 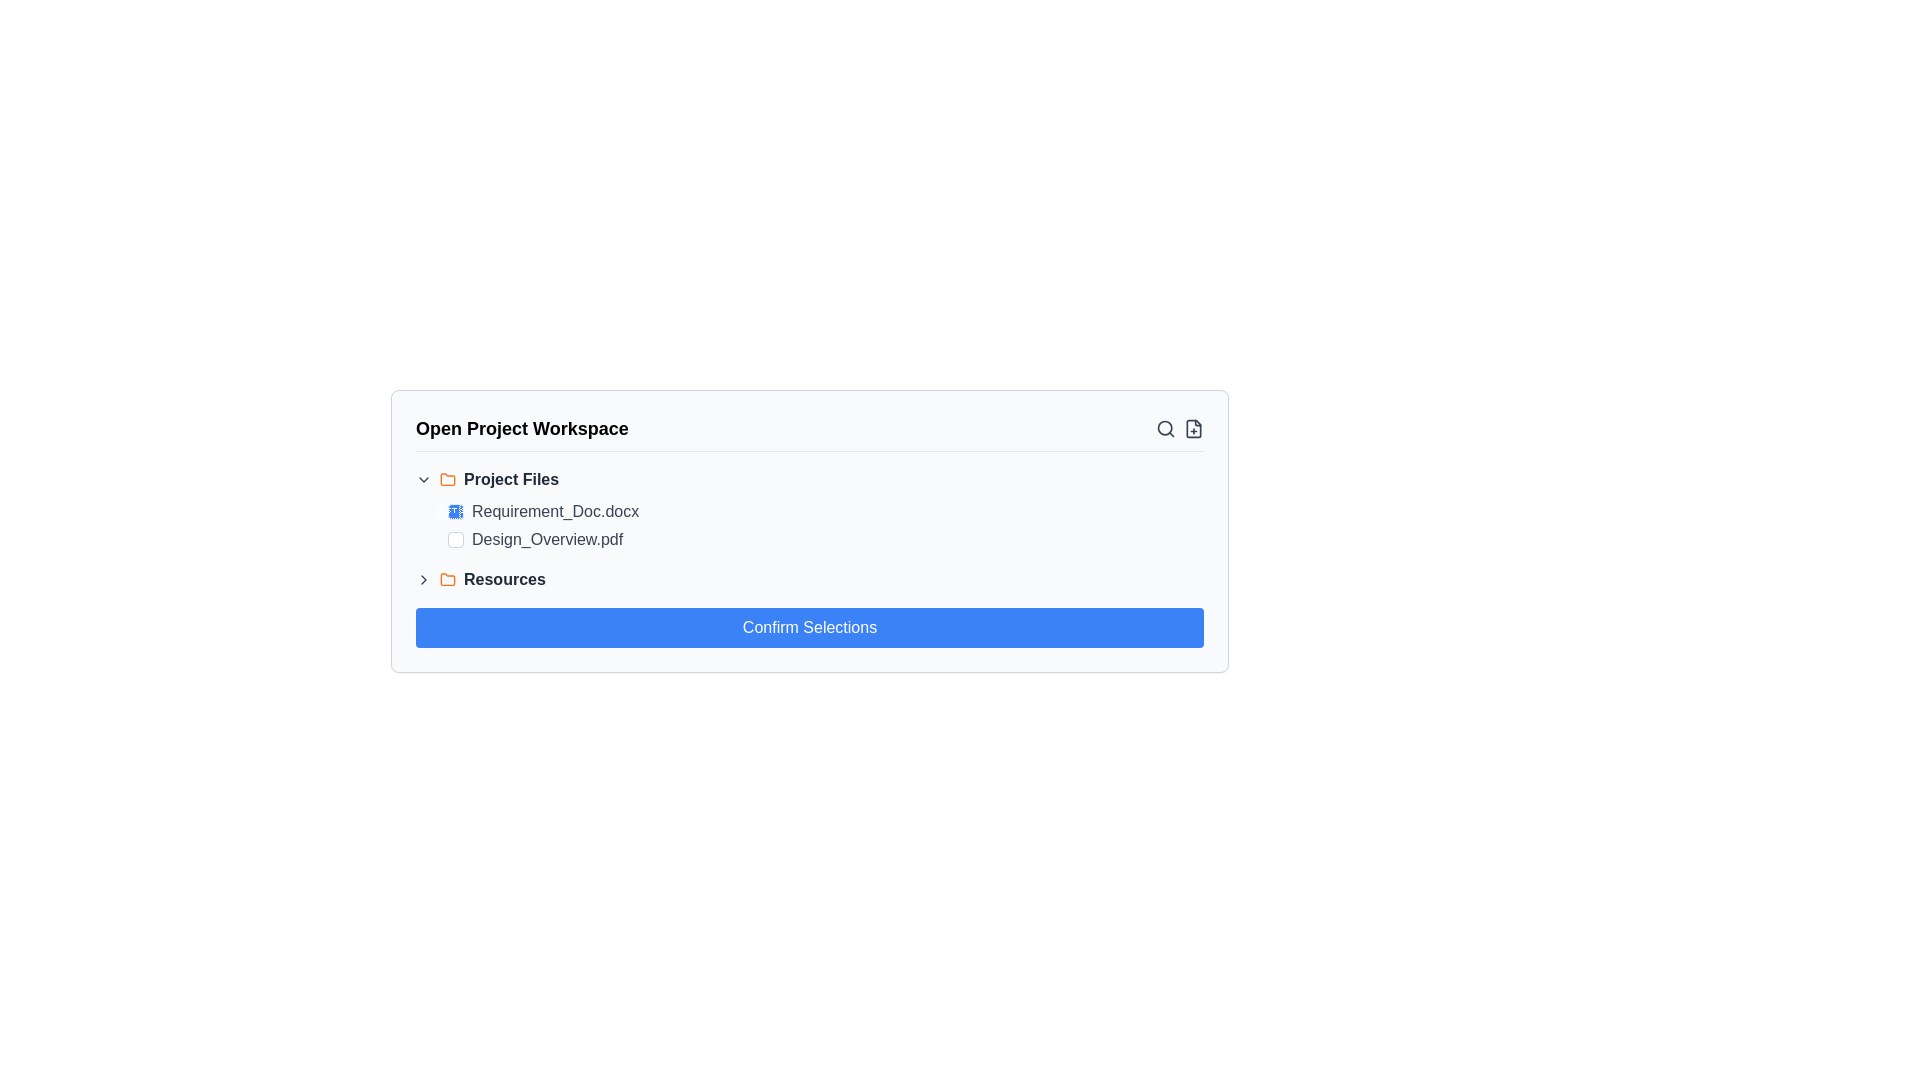 I want to click on the 'Project Files' header element, so click(x=511, y=479).